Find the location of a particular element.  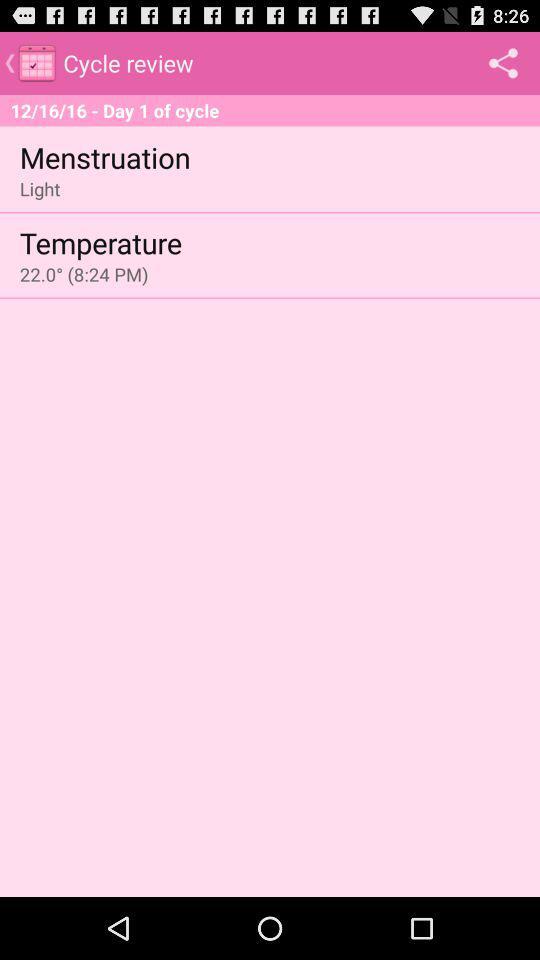

light item is located at coordinates (40, 188).